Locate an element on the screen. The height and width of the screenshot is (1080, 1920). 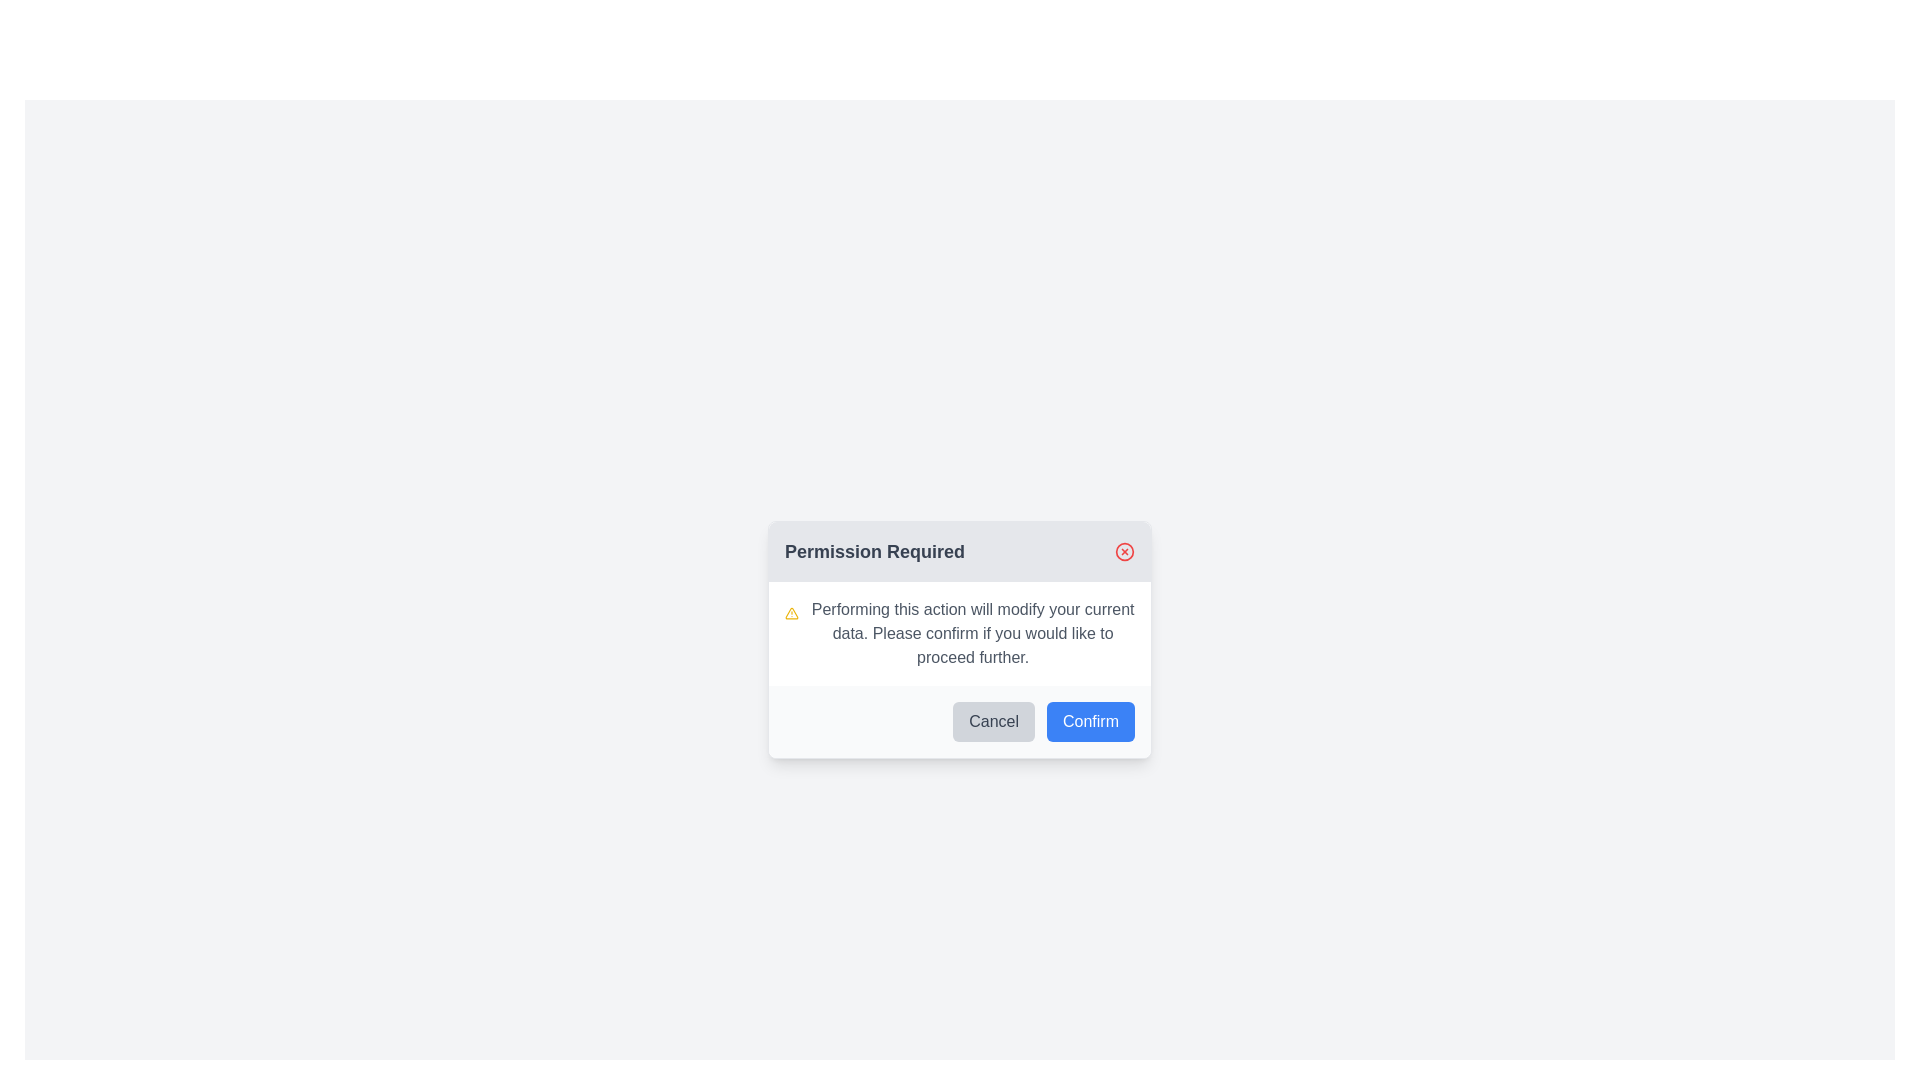
the cancel button located in the bottom-right portion of the modal dialog is located at coordinates (994, 721).